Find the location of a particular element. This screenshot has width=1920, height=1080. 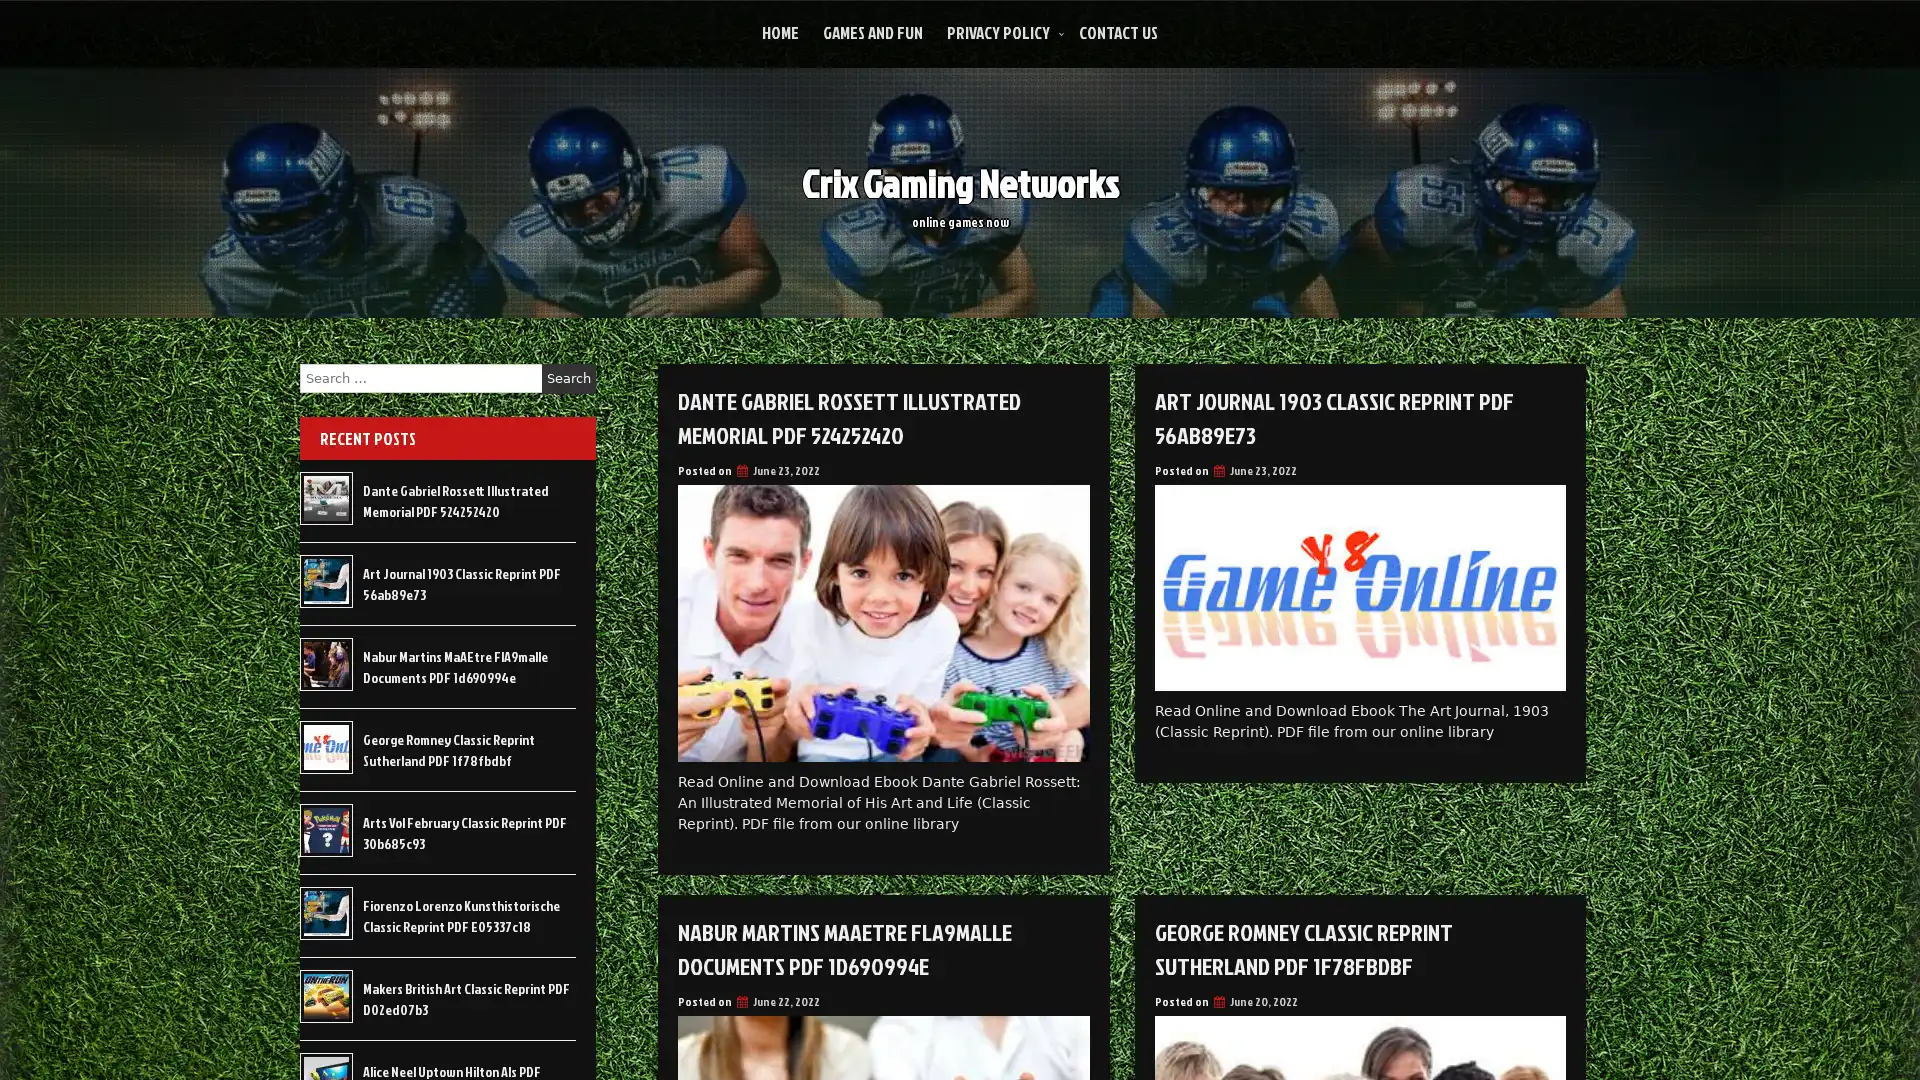

Search is located at coordinates (568, 378).